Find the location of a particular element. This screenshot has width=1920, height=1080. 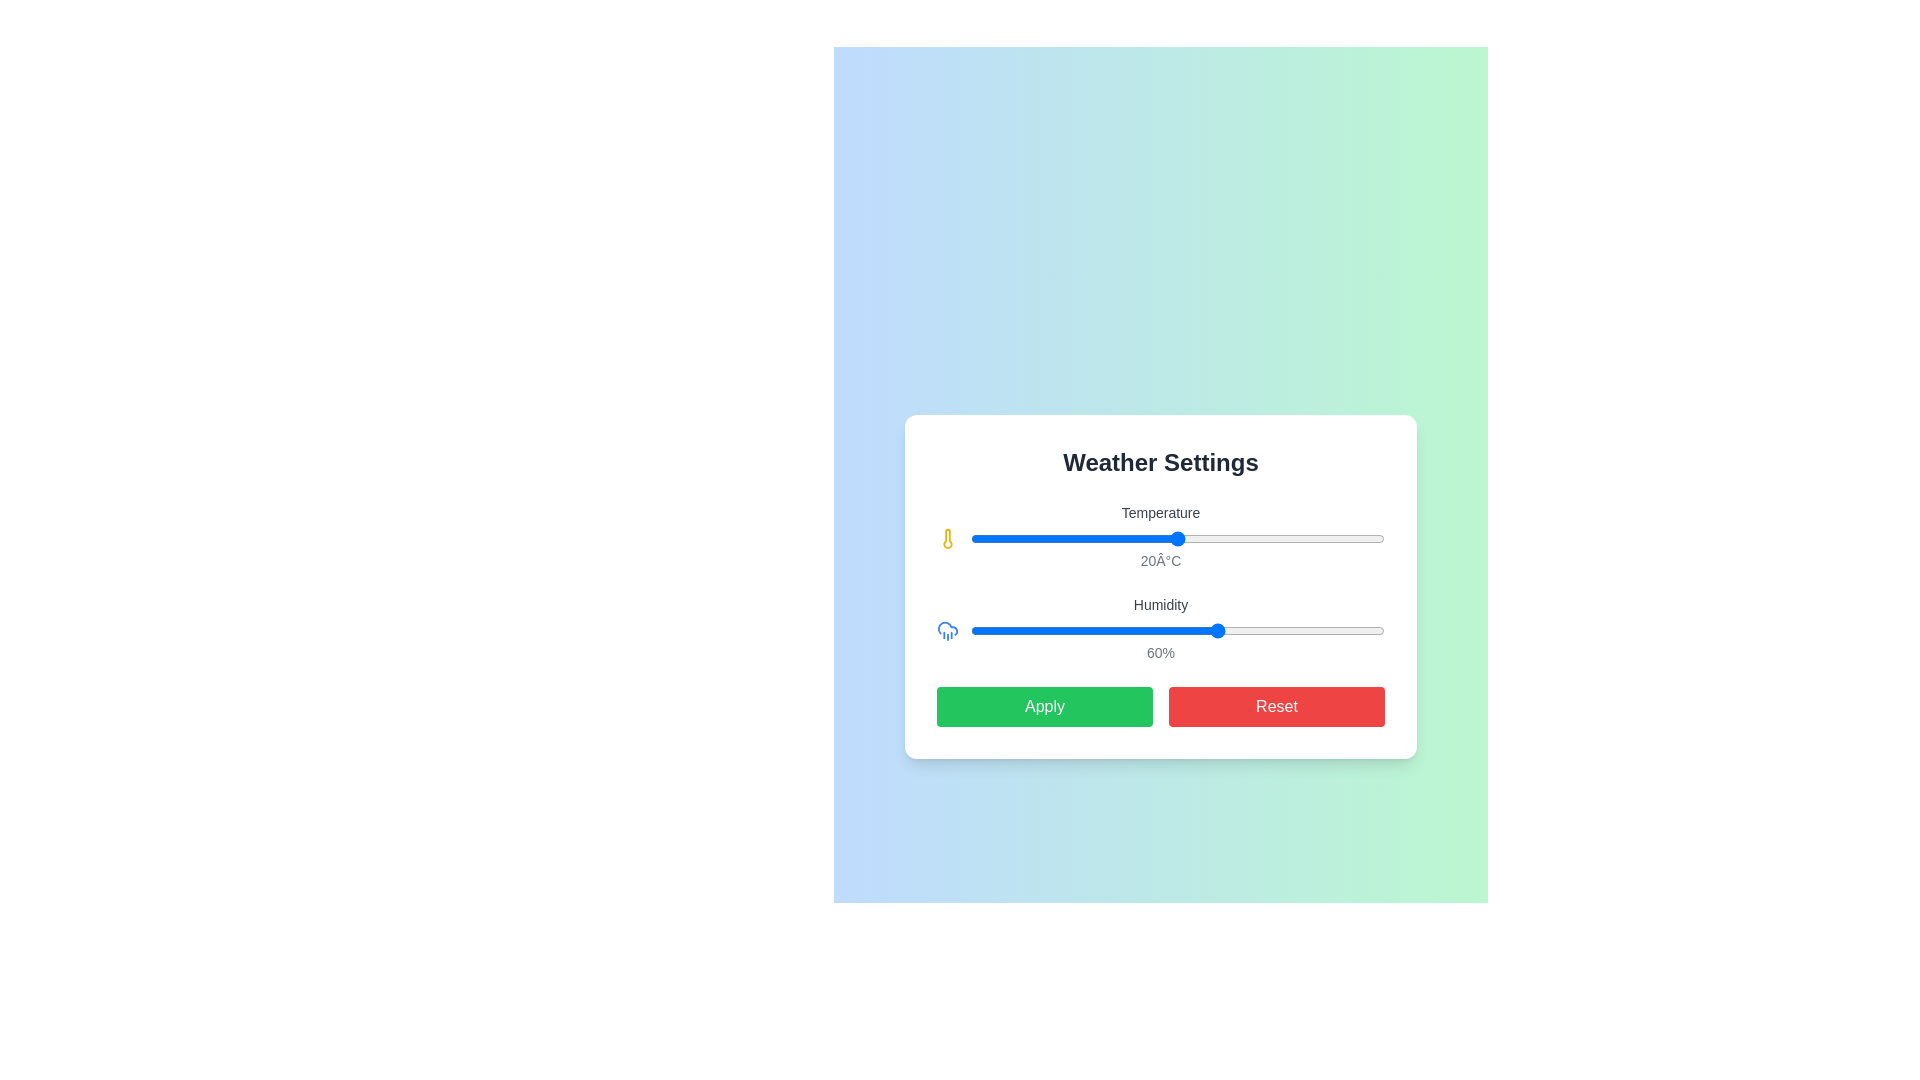

the temperature slider is located at coordinates (1281, 538).